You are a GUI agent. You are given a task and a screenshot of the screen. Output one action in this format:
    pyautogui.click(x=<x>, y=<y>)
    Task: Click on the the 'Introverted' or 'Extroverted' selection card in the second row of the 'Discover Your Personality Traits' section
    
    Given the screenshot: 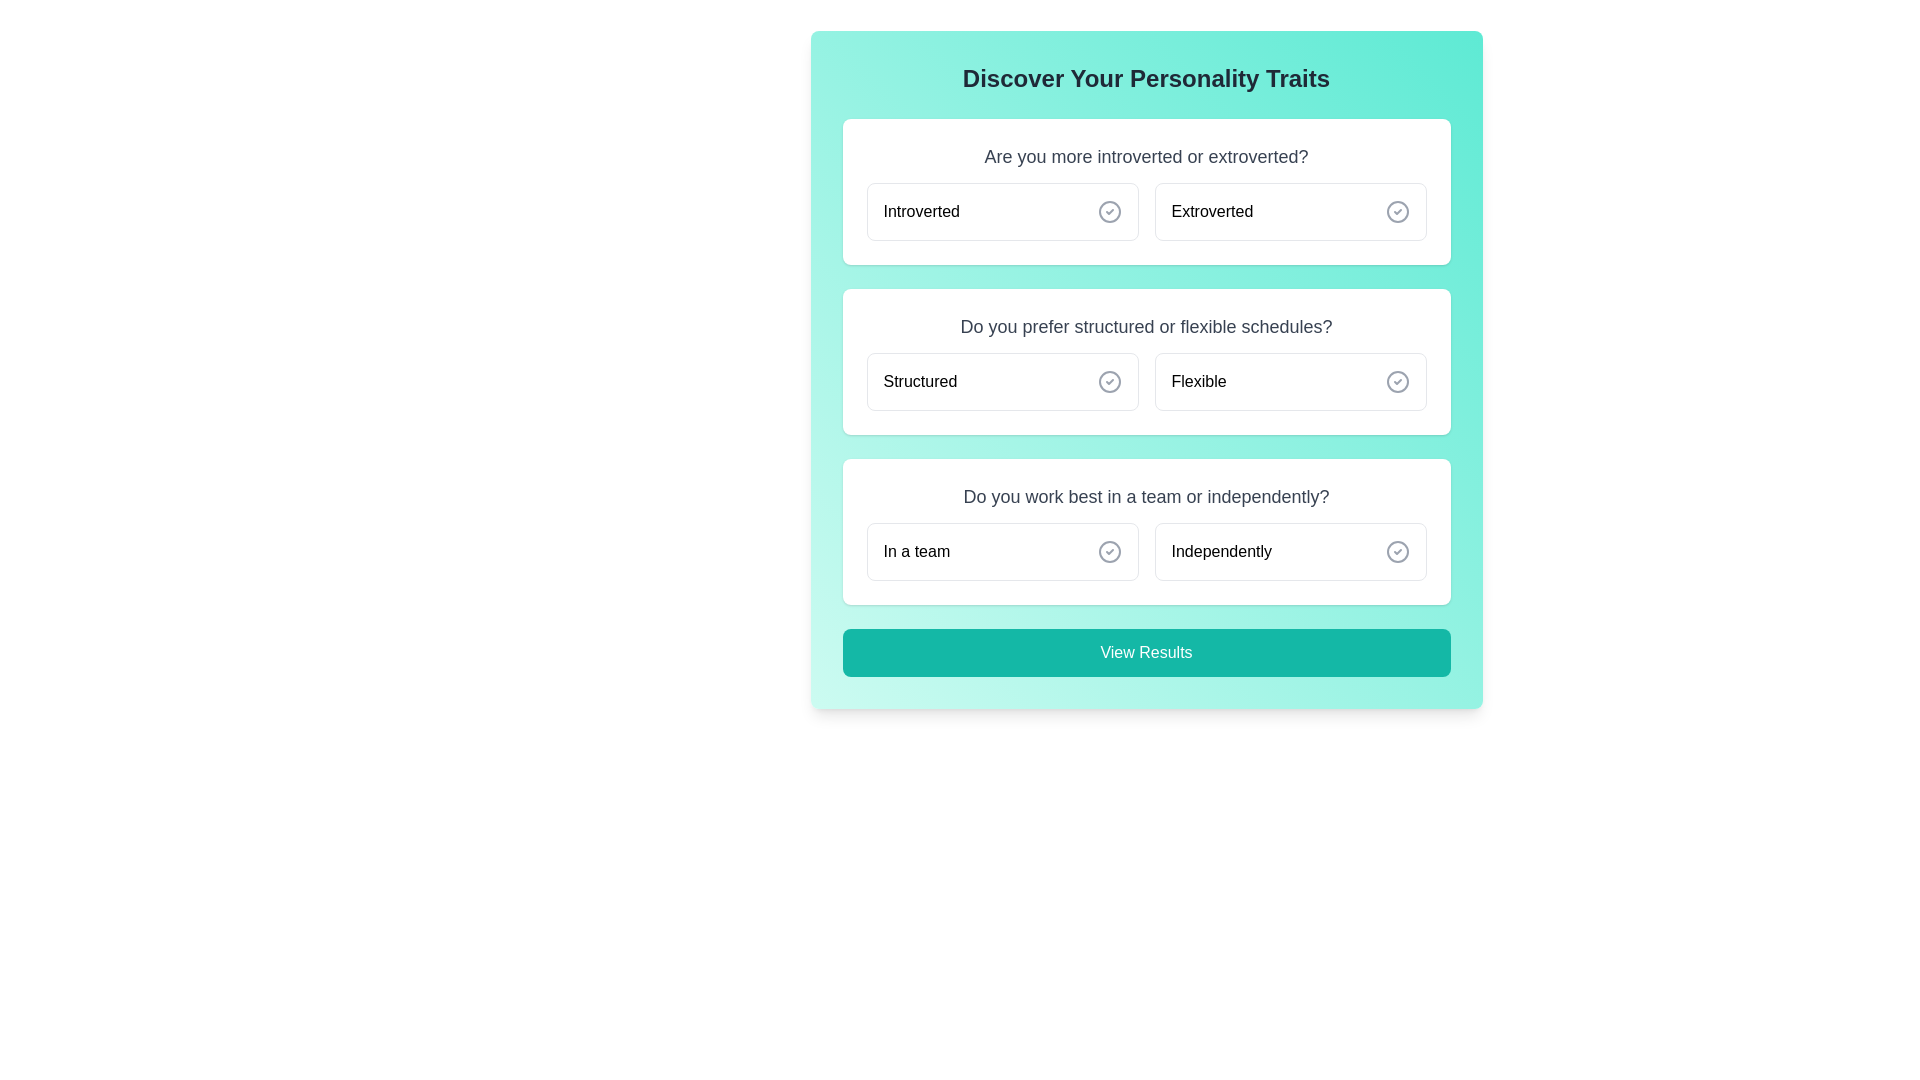 What is the action you would take?
    pyautogui.click(x=1146, y=212)
    